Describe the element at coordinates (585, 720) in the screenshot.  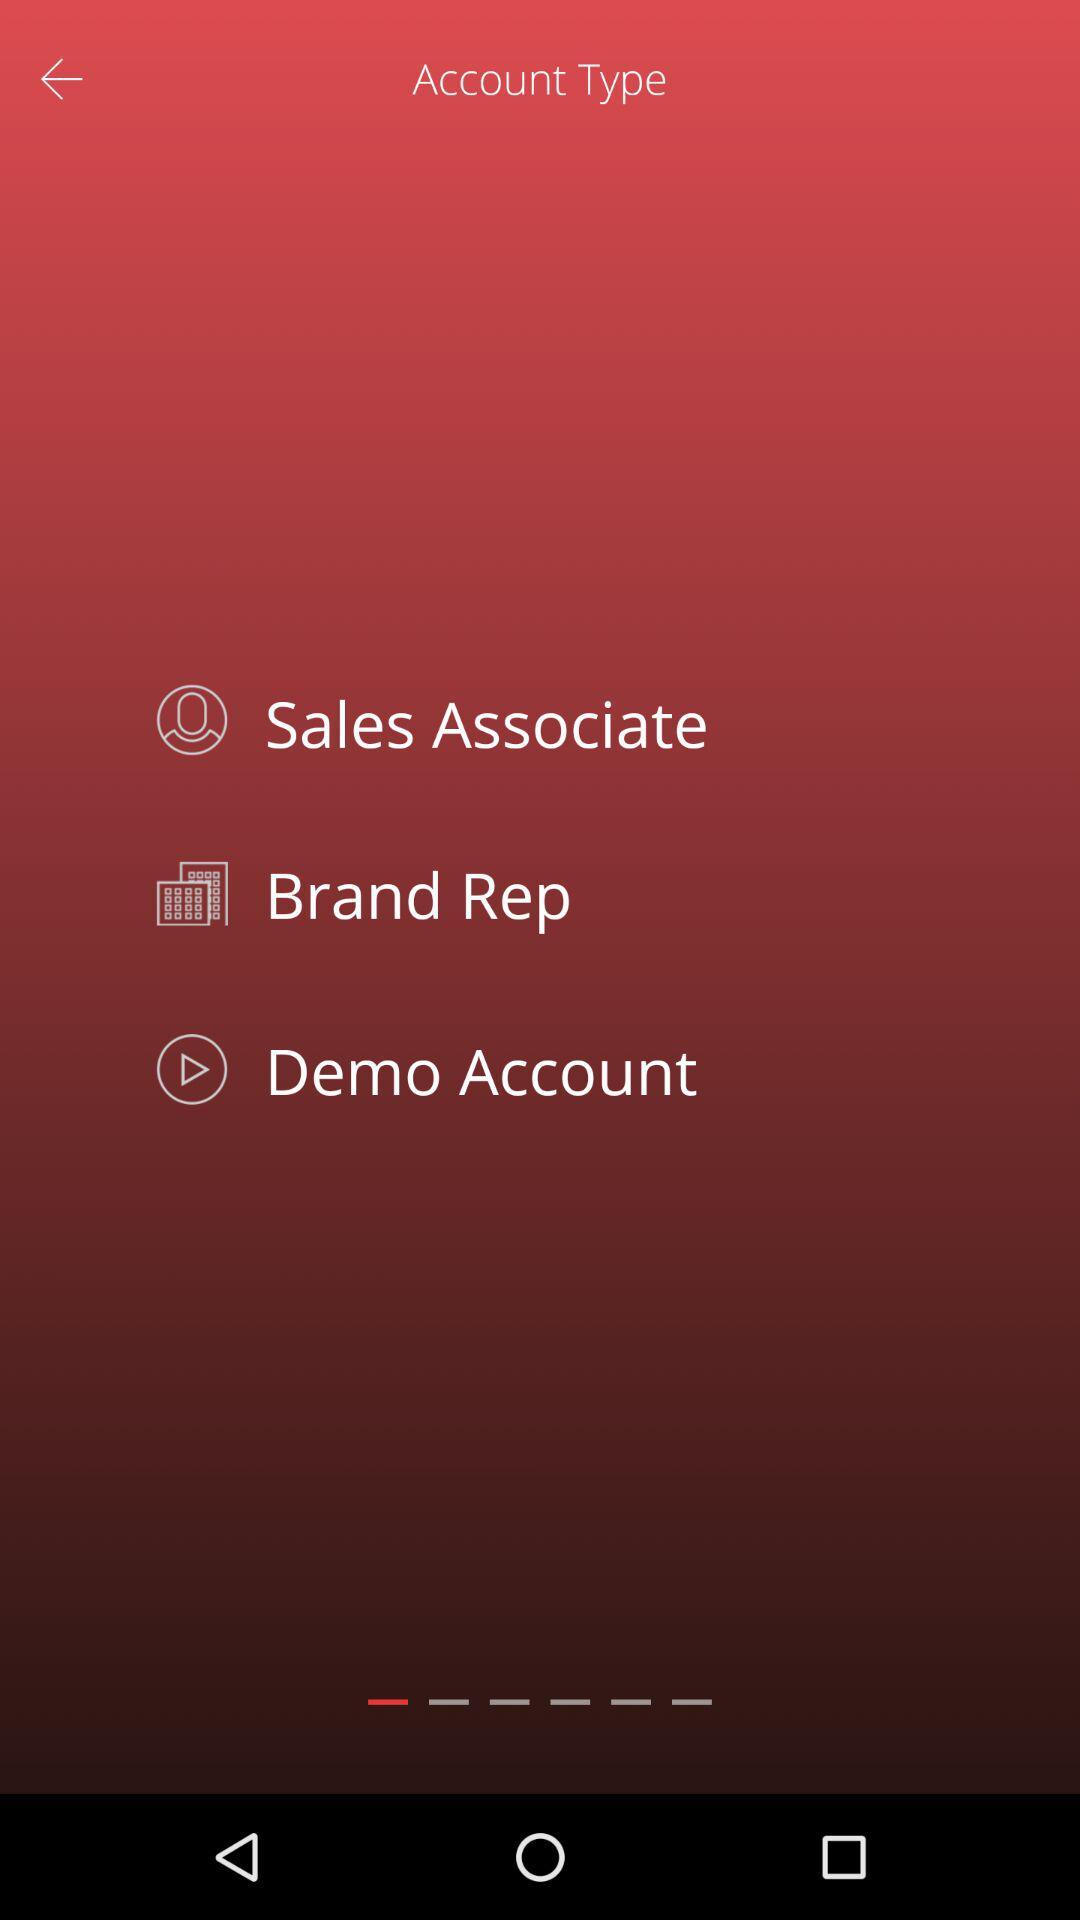
I see `the icon below the account type app` at that location.